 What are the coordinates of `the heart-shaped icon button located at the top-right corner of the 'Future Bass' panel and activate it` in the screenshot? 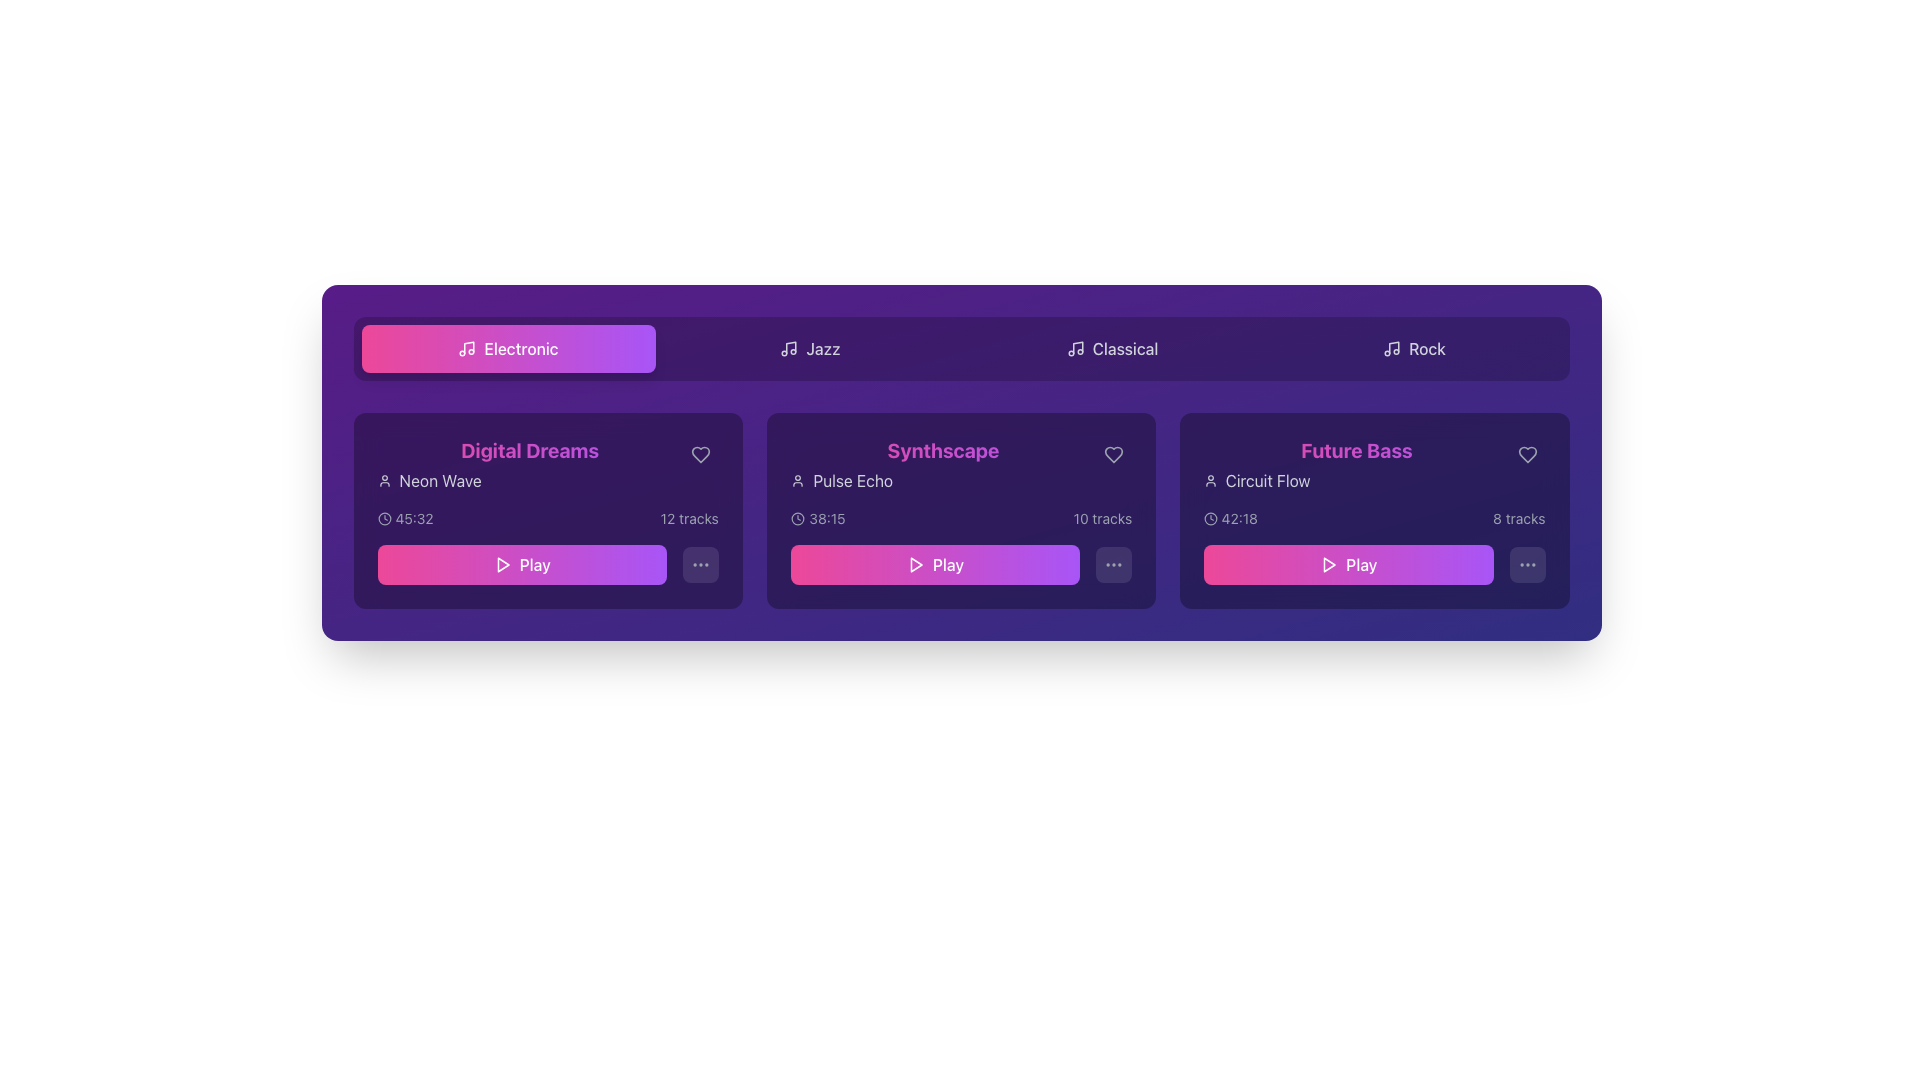 It's located at (1526, 455).